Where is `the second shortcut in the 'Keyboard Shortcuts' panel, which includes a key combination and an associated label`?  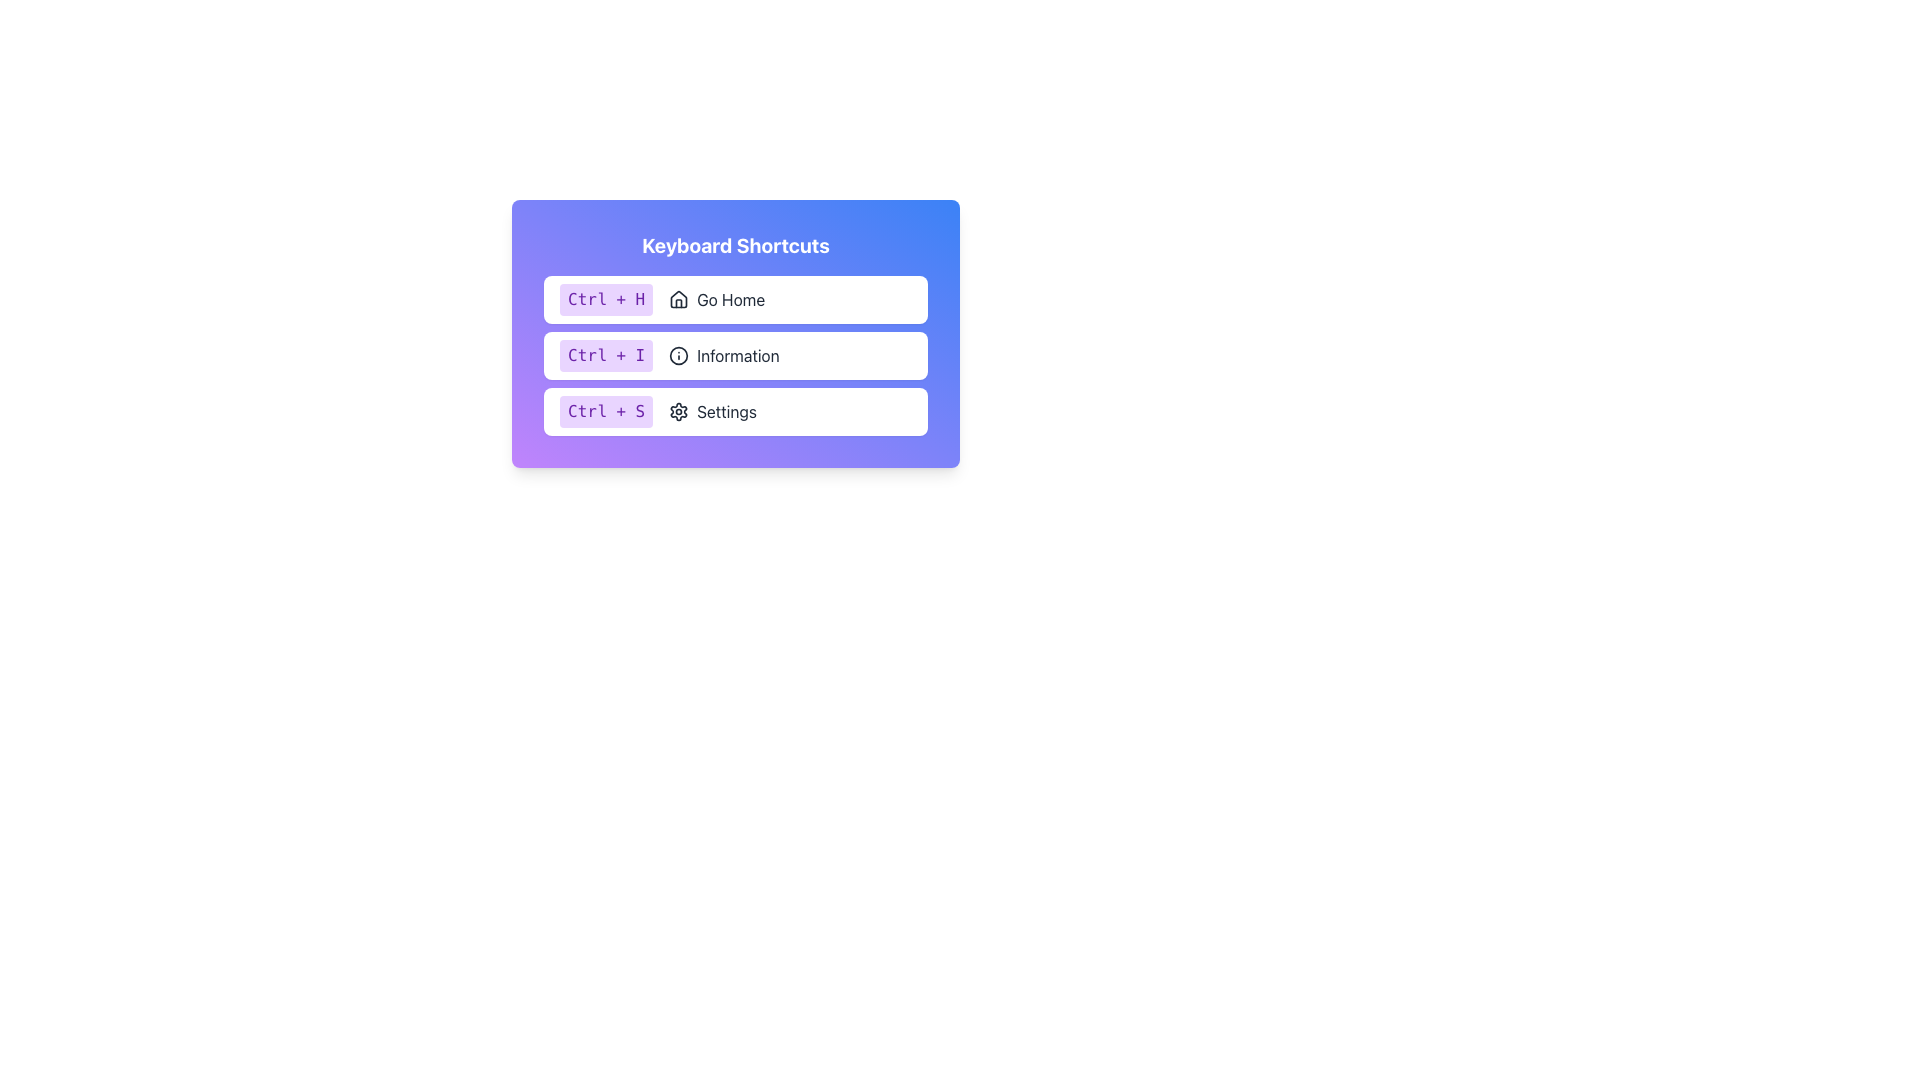 the second shortcut in the 'Keyboard Shortcuts' panel, which includes a key combination and an associated label is located at coordinates (734, 354).